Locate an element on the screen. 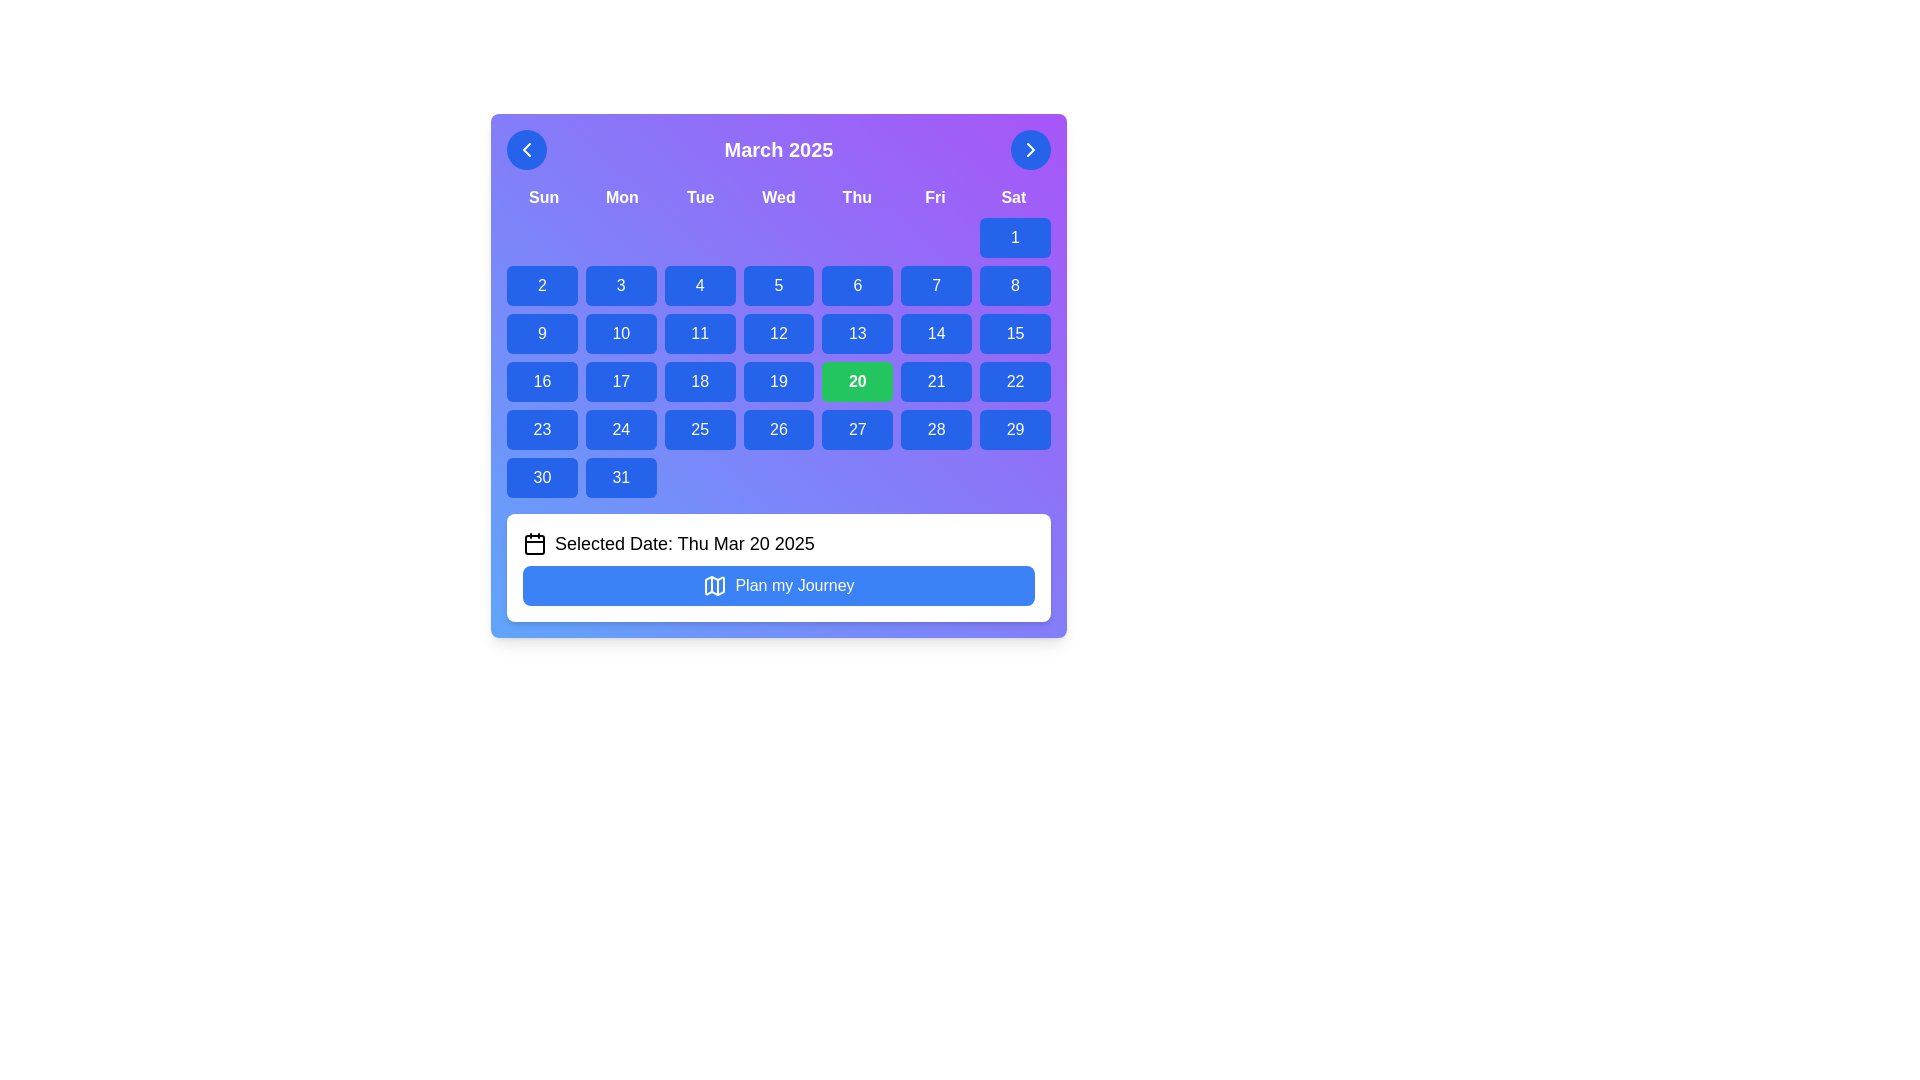 The width and height of the screenshot is (1920, 1080). the button representing March 4th, 2025, in the calendar grid is located at coordinates (700, 285).